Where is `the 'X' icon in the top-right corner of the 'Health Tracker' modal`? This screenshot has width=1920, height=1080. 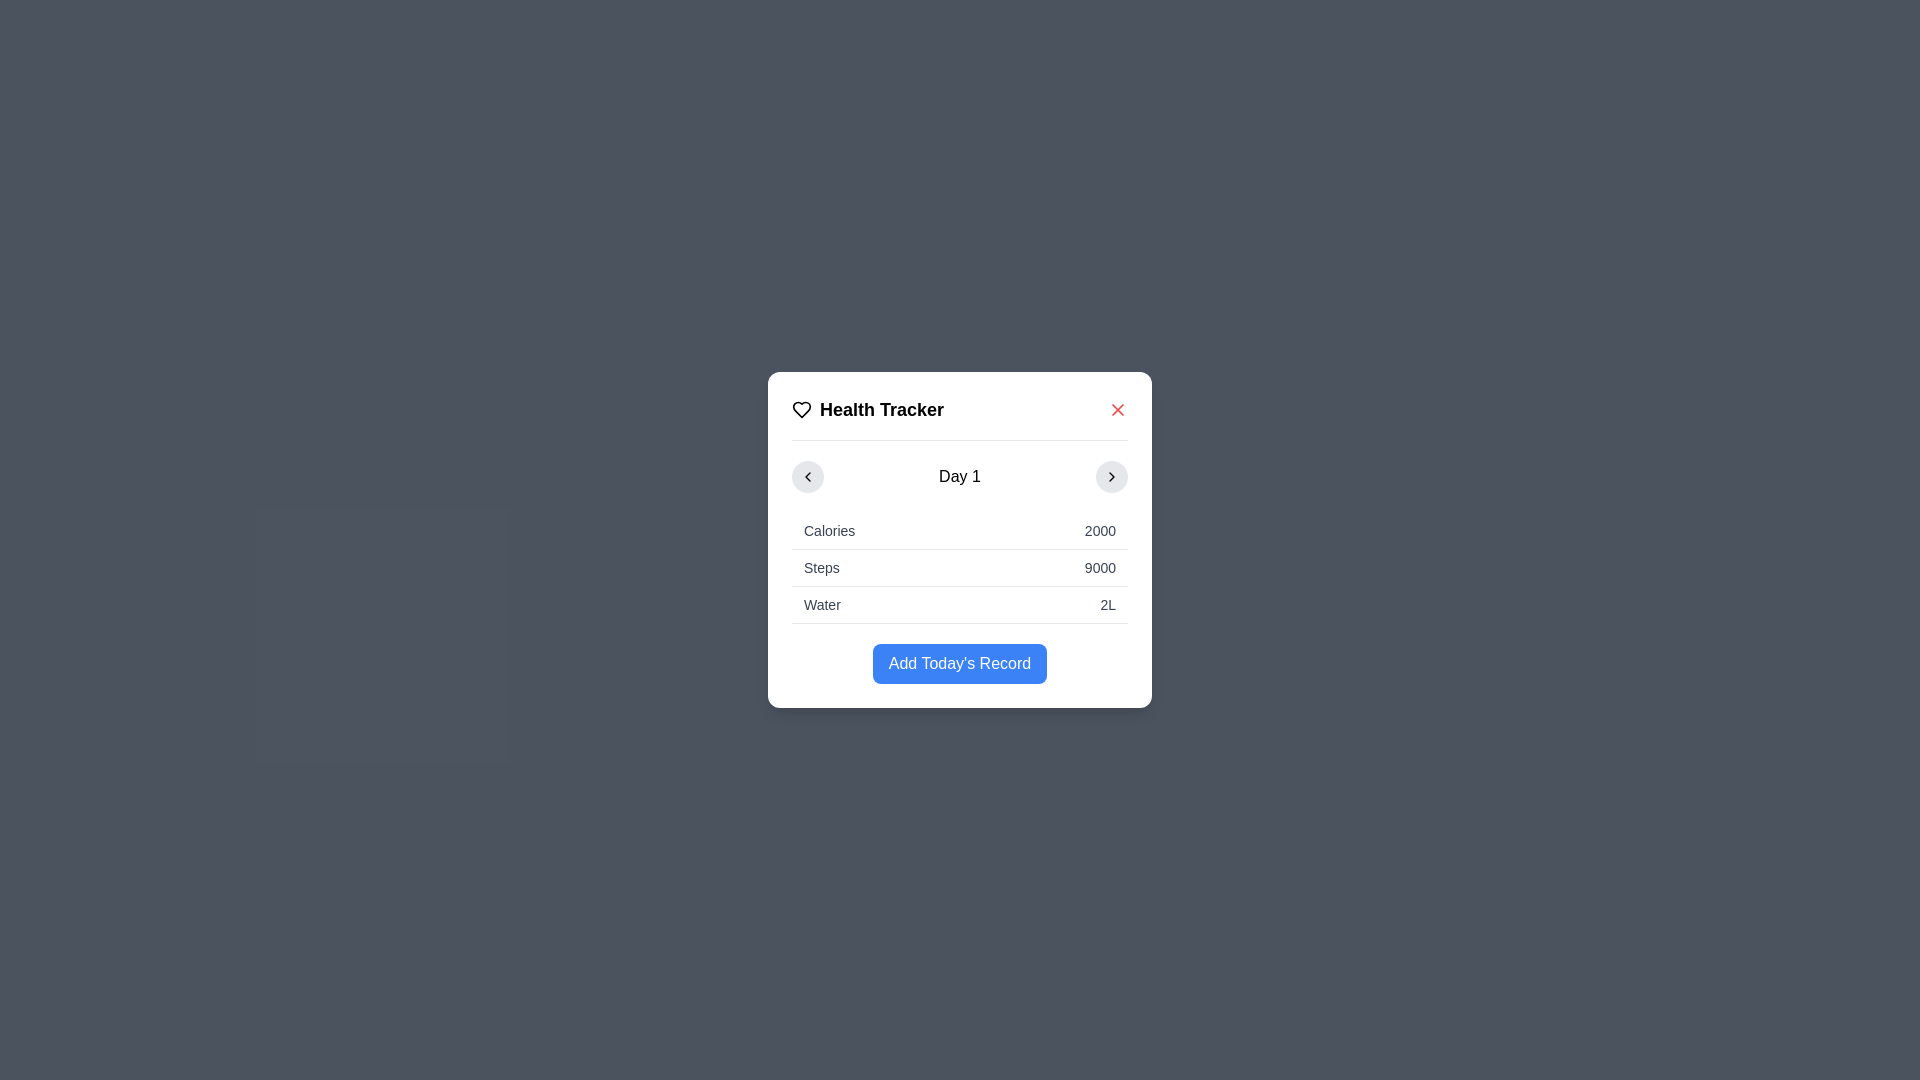
the 'X' icon in the top-right corner of the 'Health Tracker' modal is located at coordinates (1117, 408).